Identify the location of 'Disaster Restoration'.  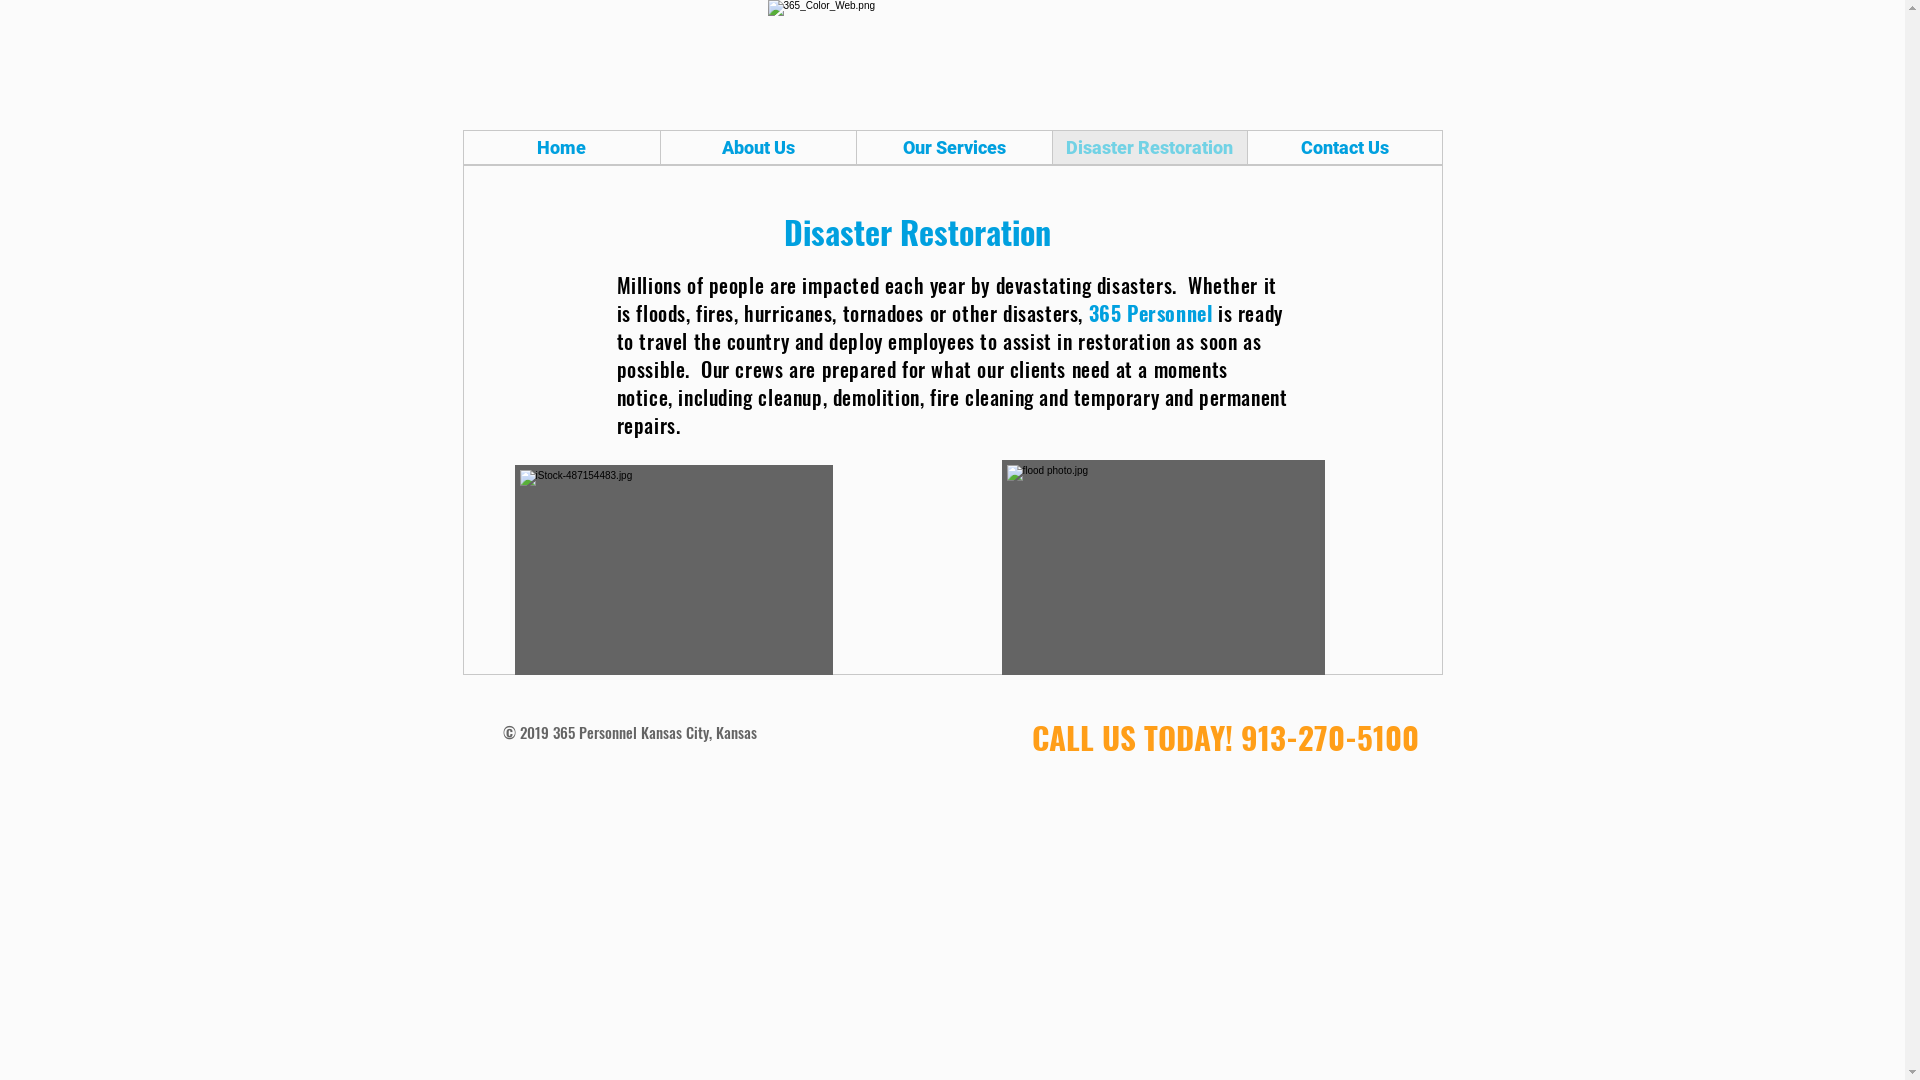
(1149, 146).